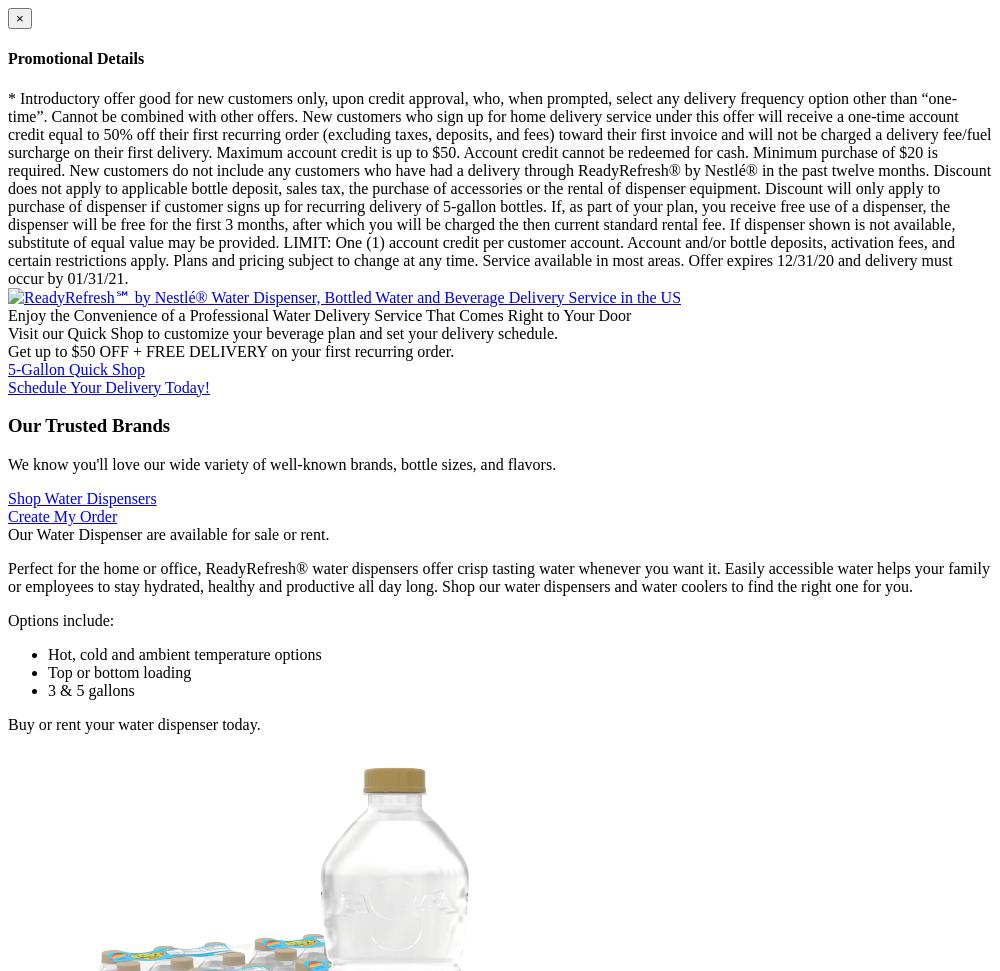 The height and width of the screenshot is (971, 1000). I want to click on '5-Gallon Quick Shop', so click(75, 368).